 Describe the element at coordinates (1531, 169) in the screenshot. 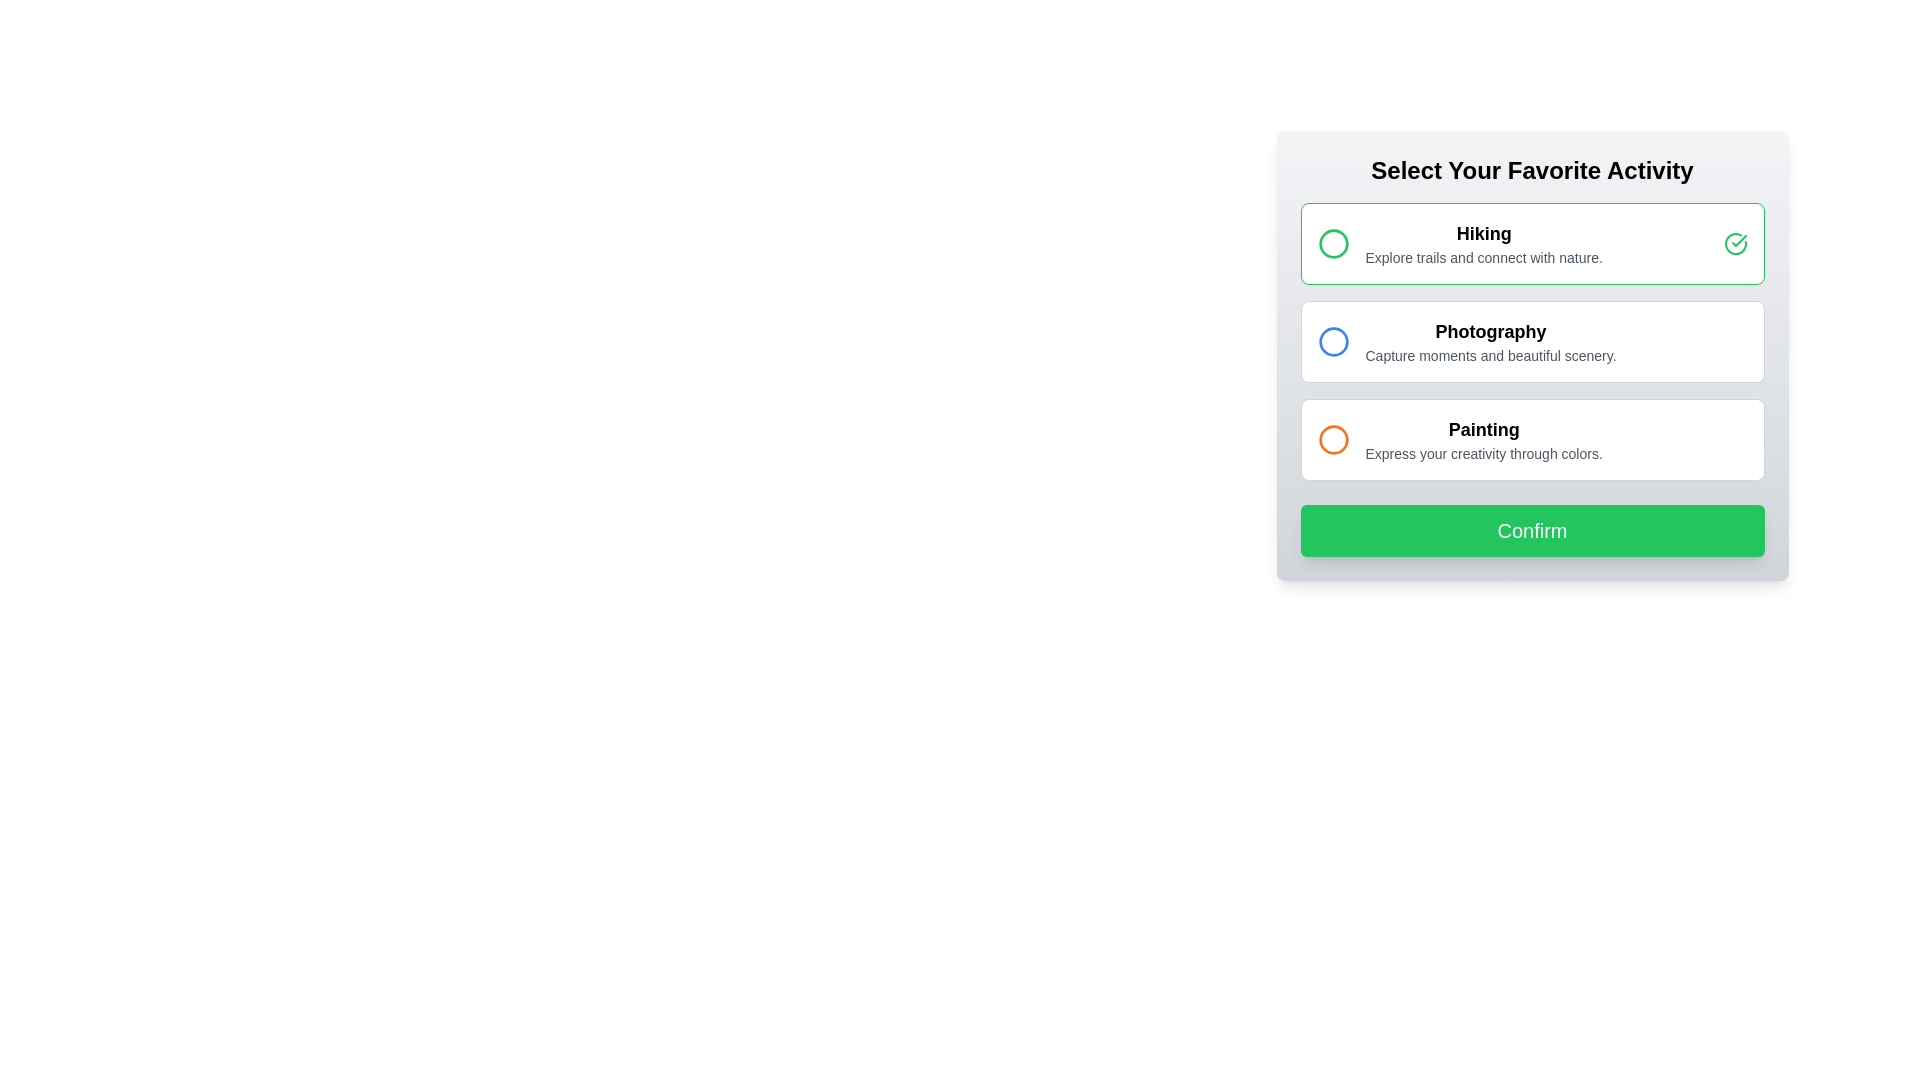

I see `the bolded large-font heading that reads 'Select Your Favorite Activity', which is centered at the top of the interface` at that location.